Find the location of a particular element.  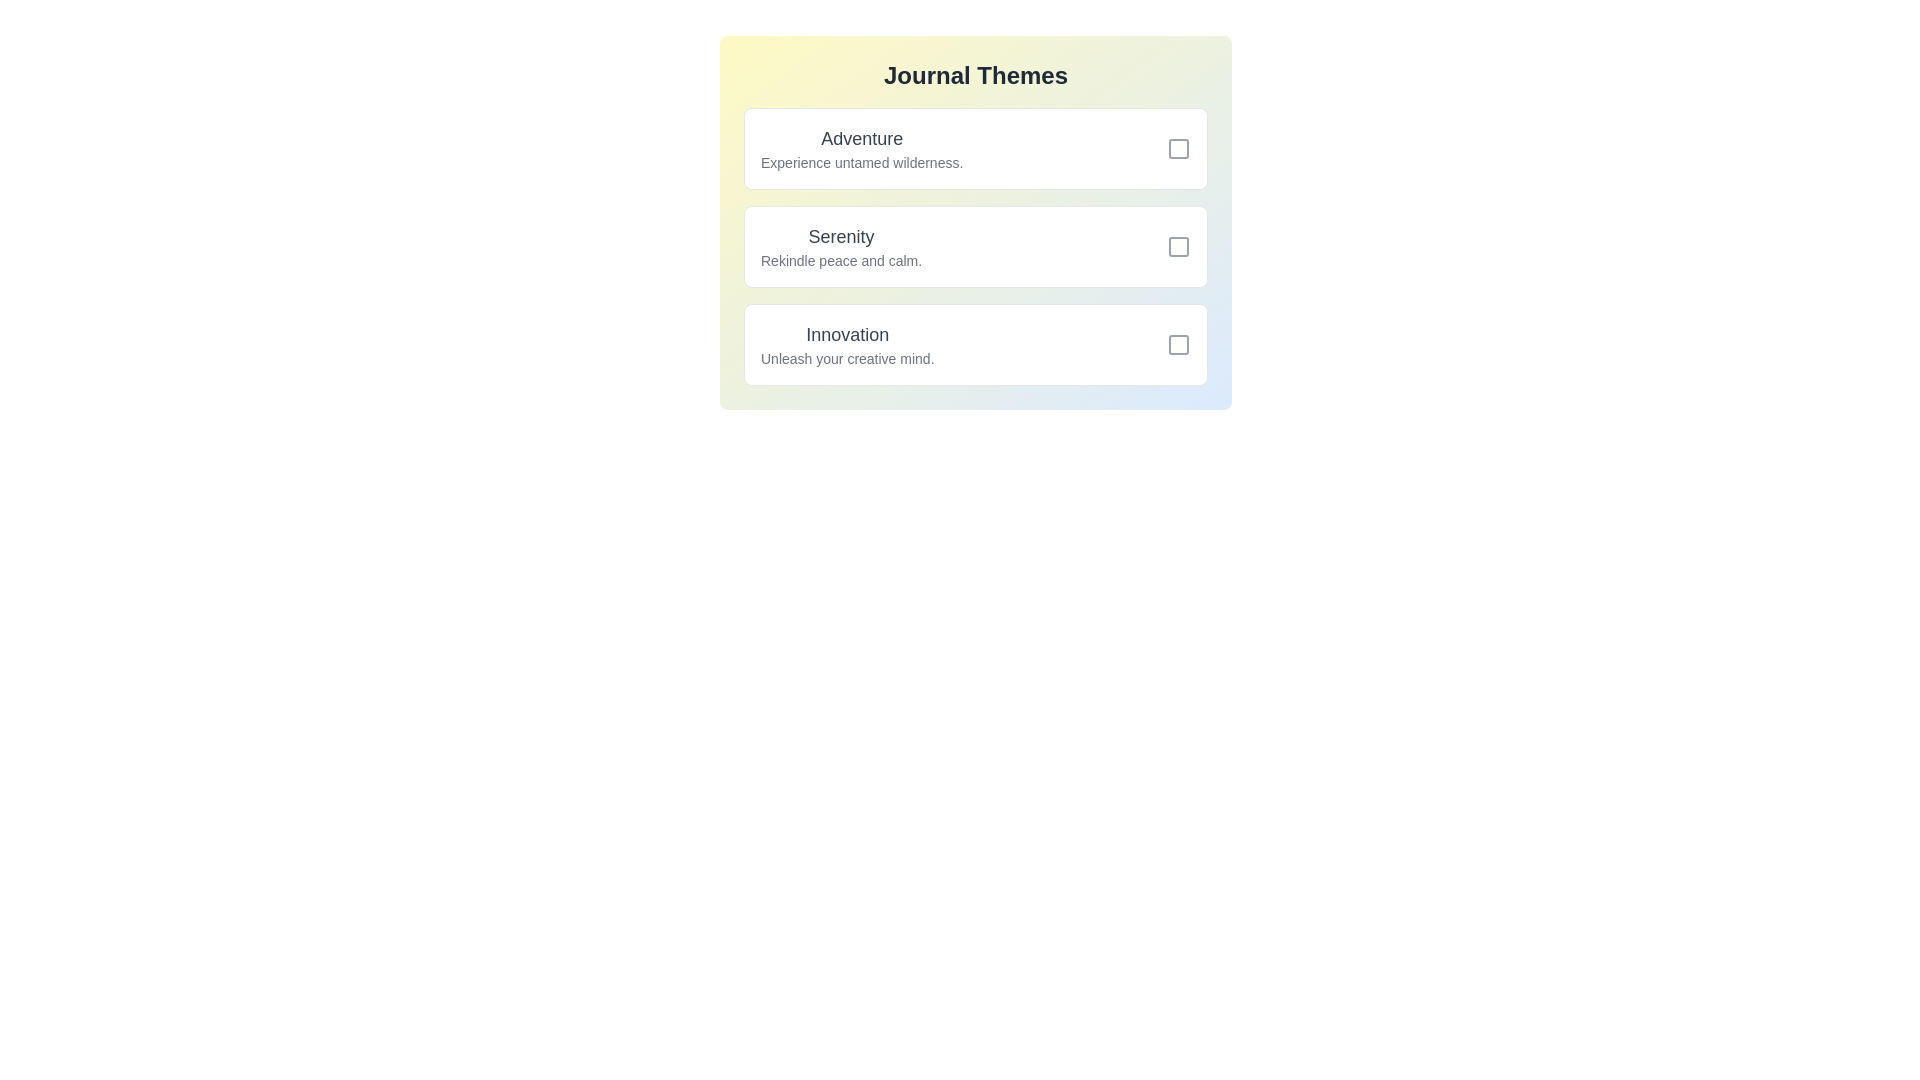

the second item in the 'Journal Themes' selection list, which describes the theme 'Serenity' and has a subtext of 'Rekindle peace and calm.' is located at coordinates (975, 245).